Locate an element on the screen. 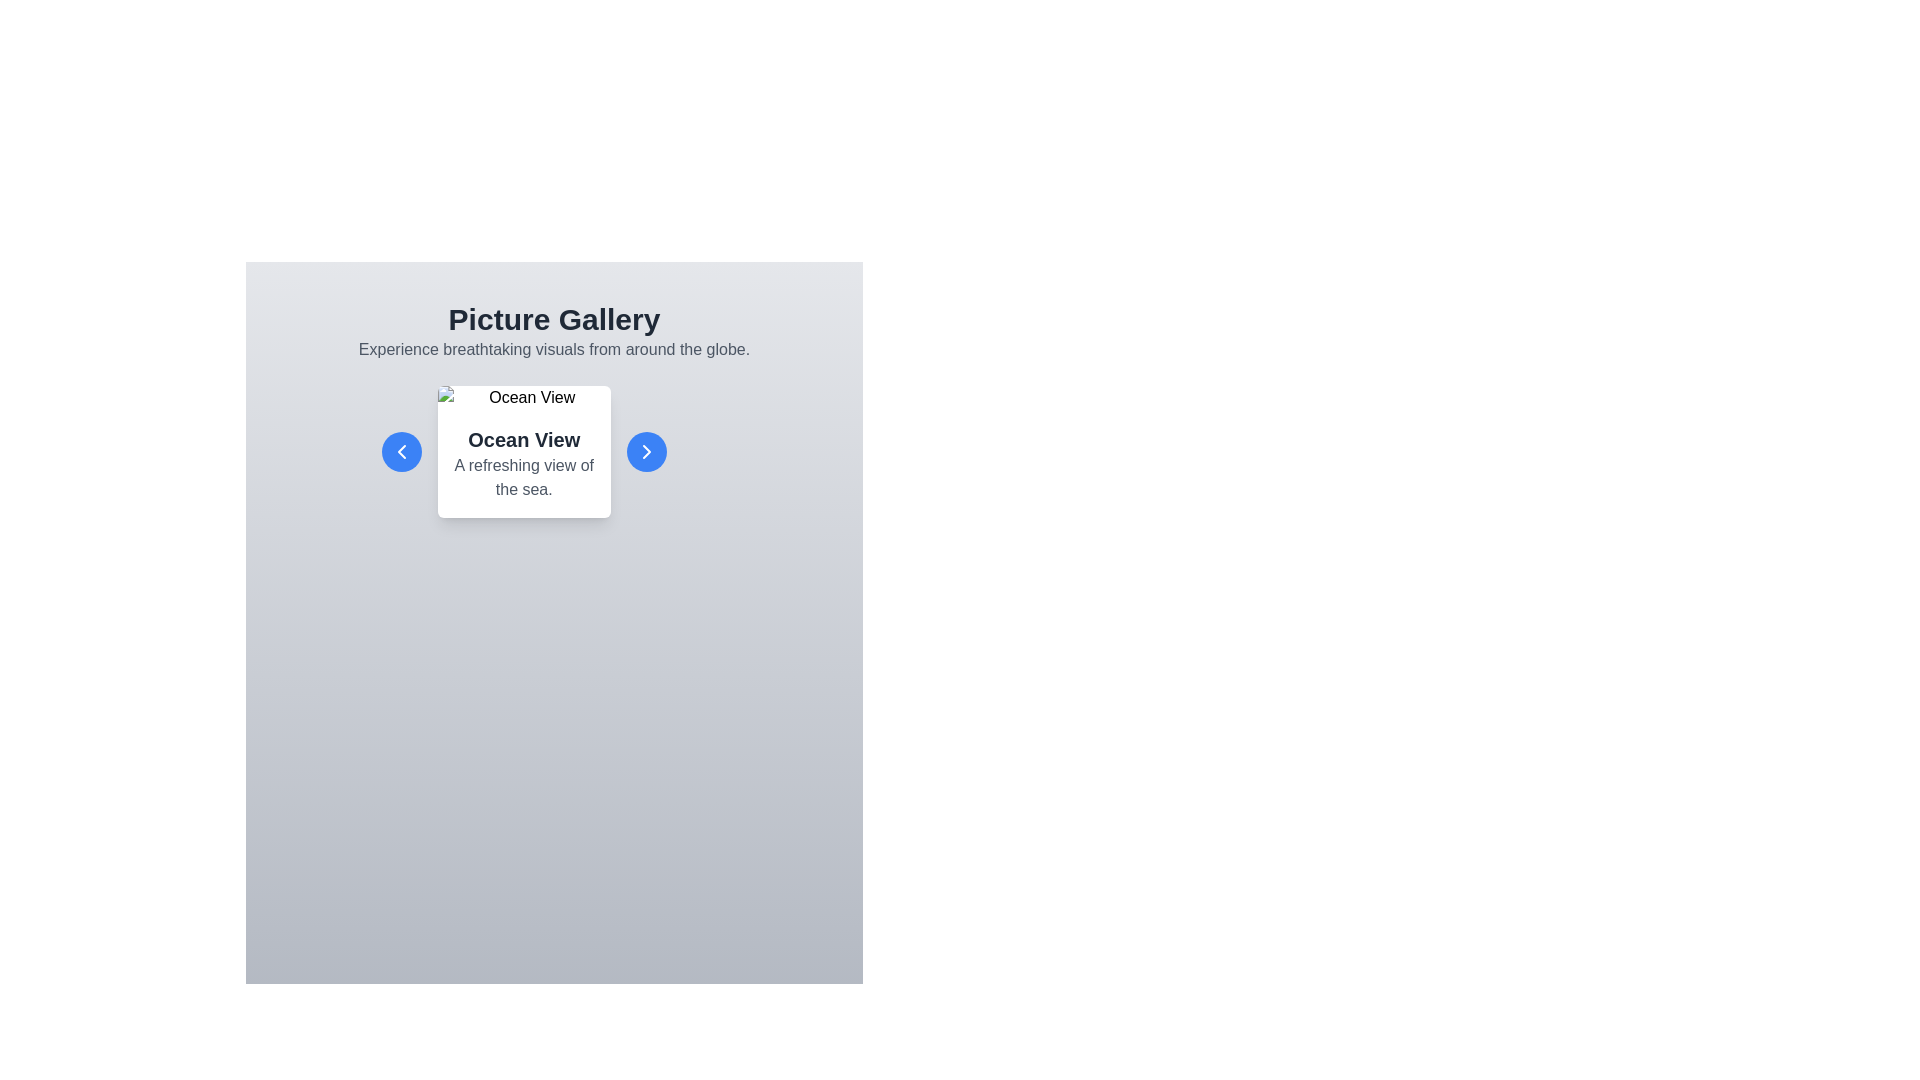 Image resolution: width=1920 pixels, height=1080 pixels. the circular button with a blue background and white border that contains a leftward-pointing chevron icon is located at coordinates (401, 451).